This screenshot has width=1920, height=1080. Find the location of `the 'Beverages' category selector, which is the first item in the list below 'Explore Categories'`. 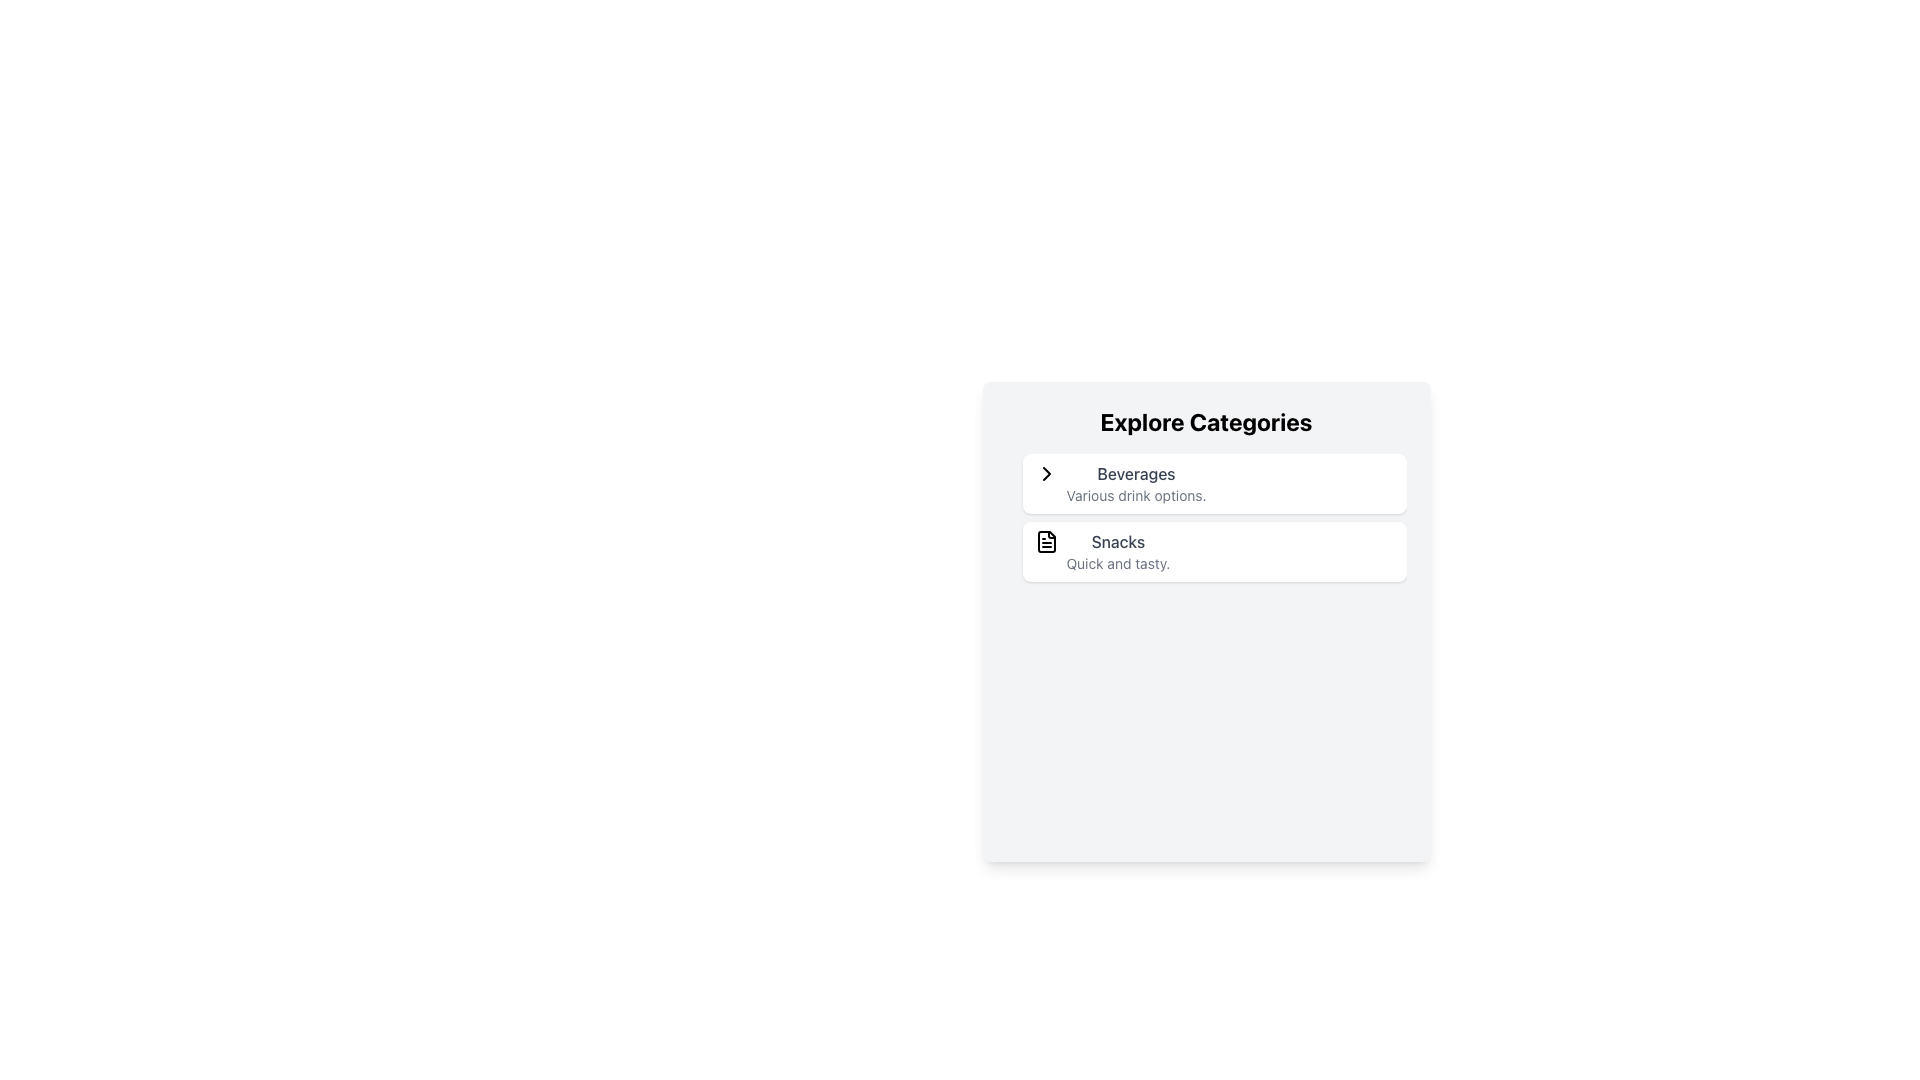

the 'Beverages' category selector, which is the first item in the list below 'Explore Categories' is located at coordinates (1136, 483).